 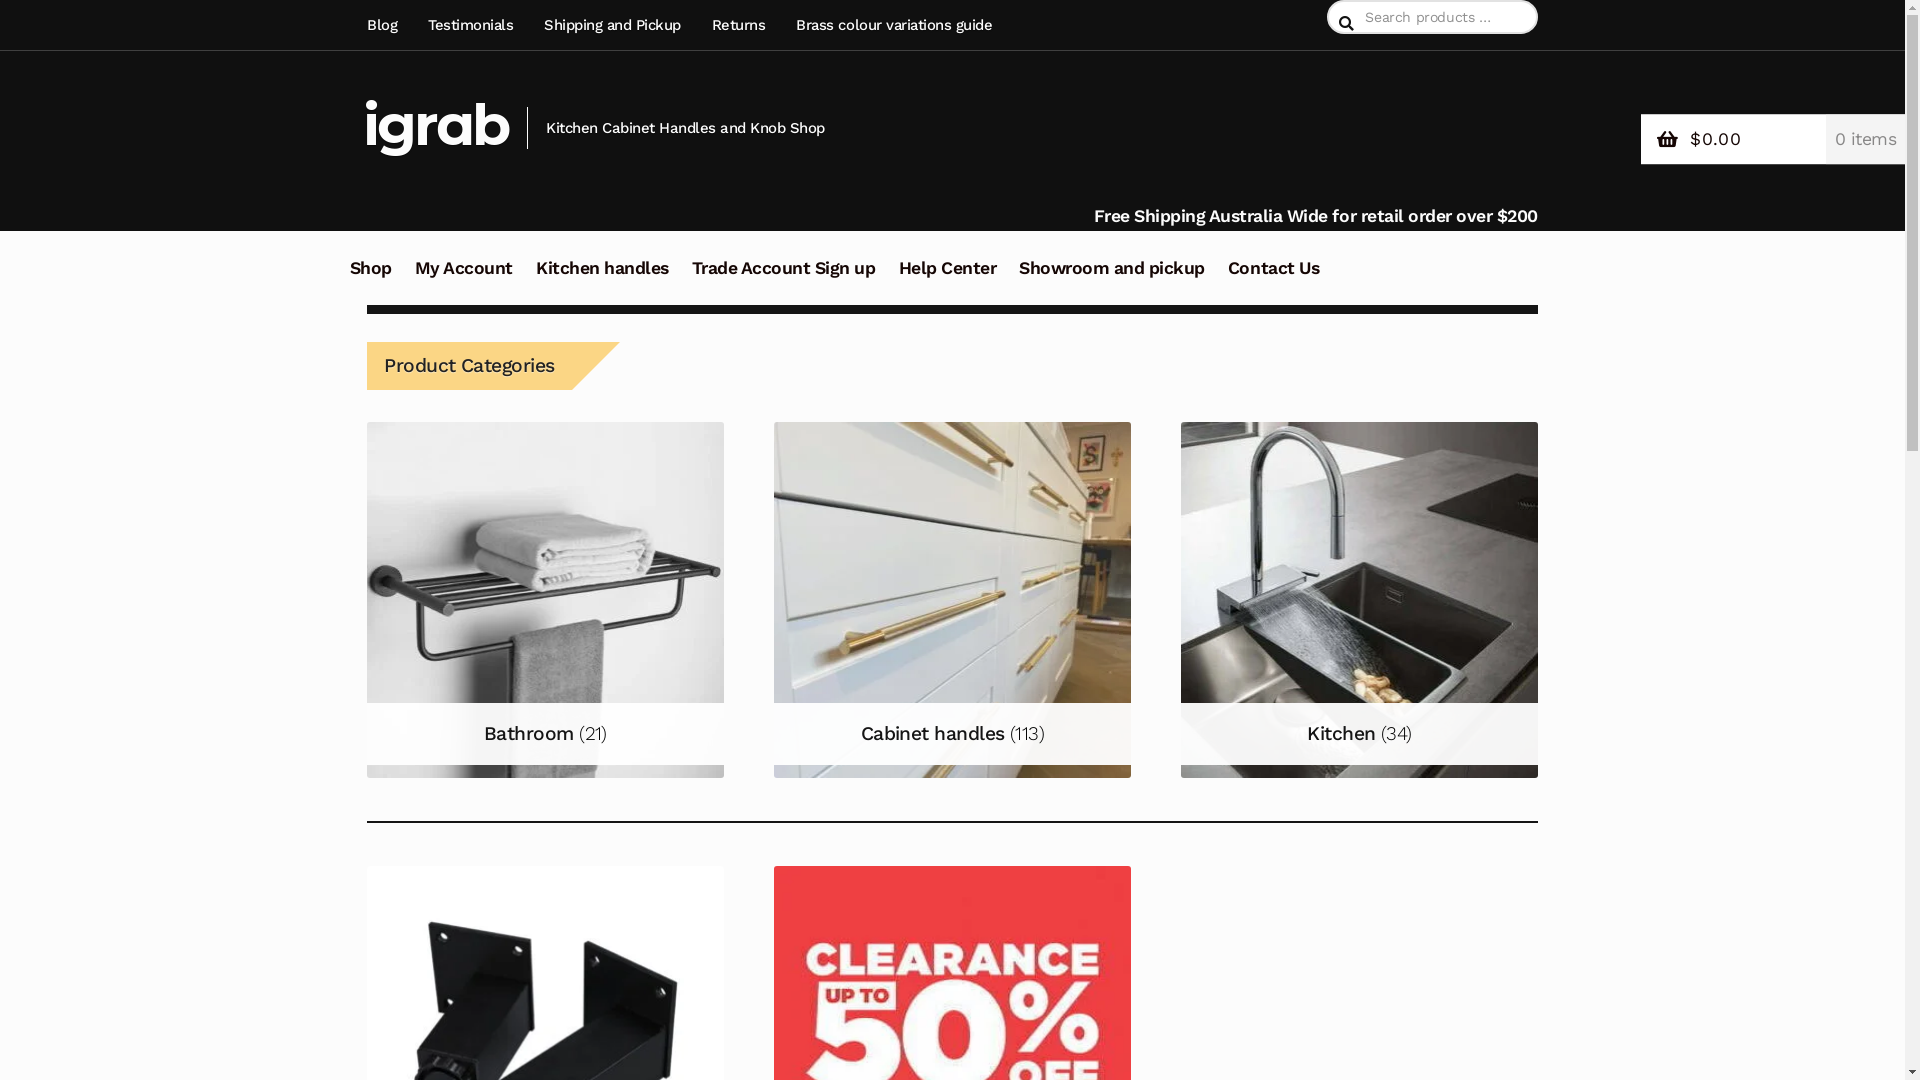 What do you see at coordinates (1110, 279) in the screenshot?
I see `'Showroom and pickup'` at bounding box center [1110, 279].